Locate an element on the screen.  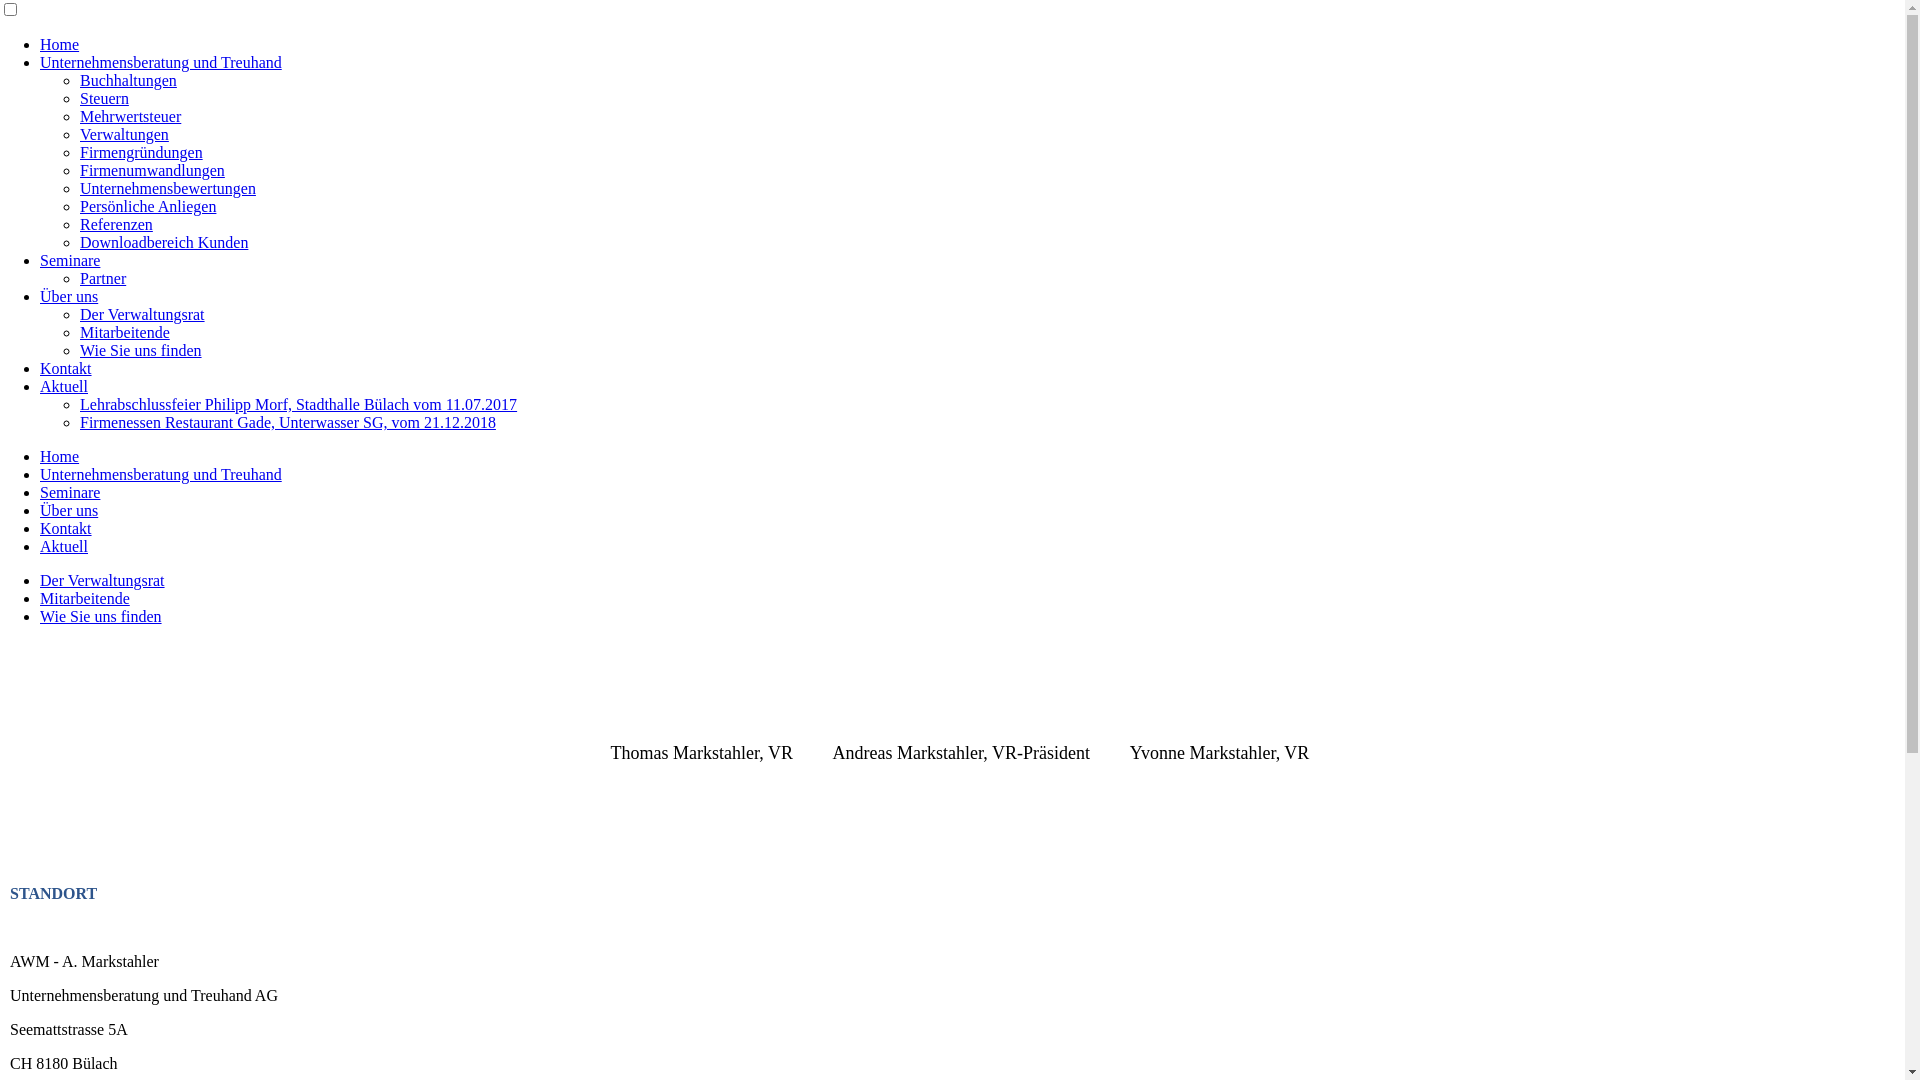
'Home' is located at coordinates (39, 456).